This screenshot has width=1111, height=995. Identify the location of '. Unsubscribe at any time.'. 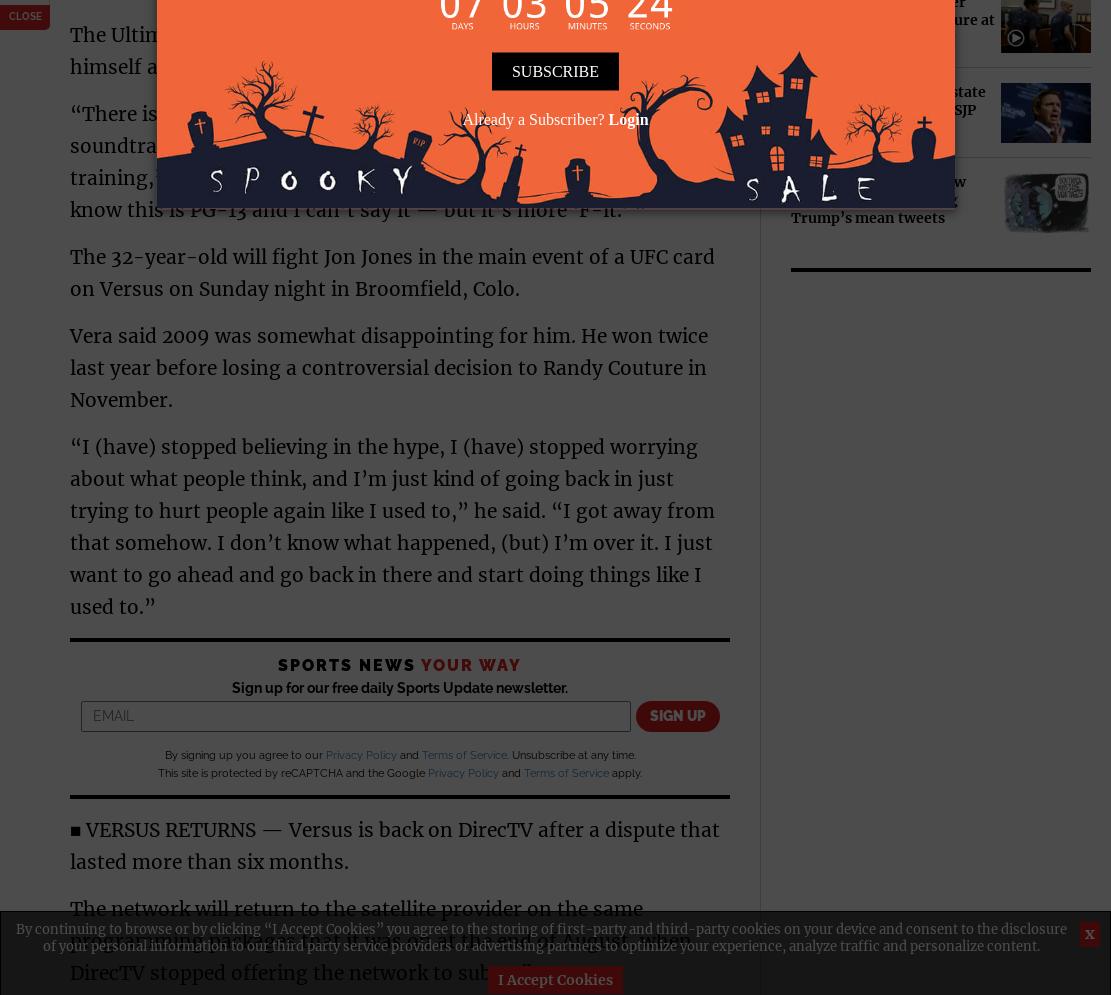
(569, 753).